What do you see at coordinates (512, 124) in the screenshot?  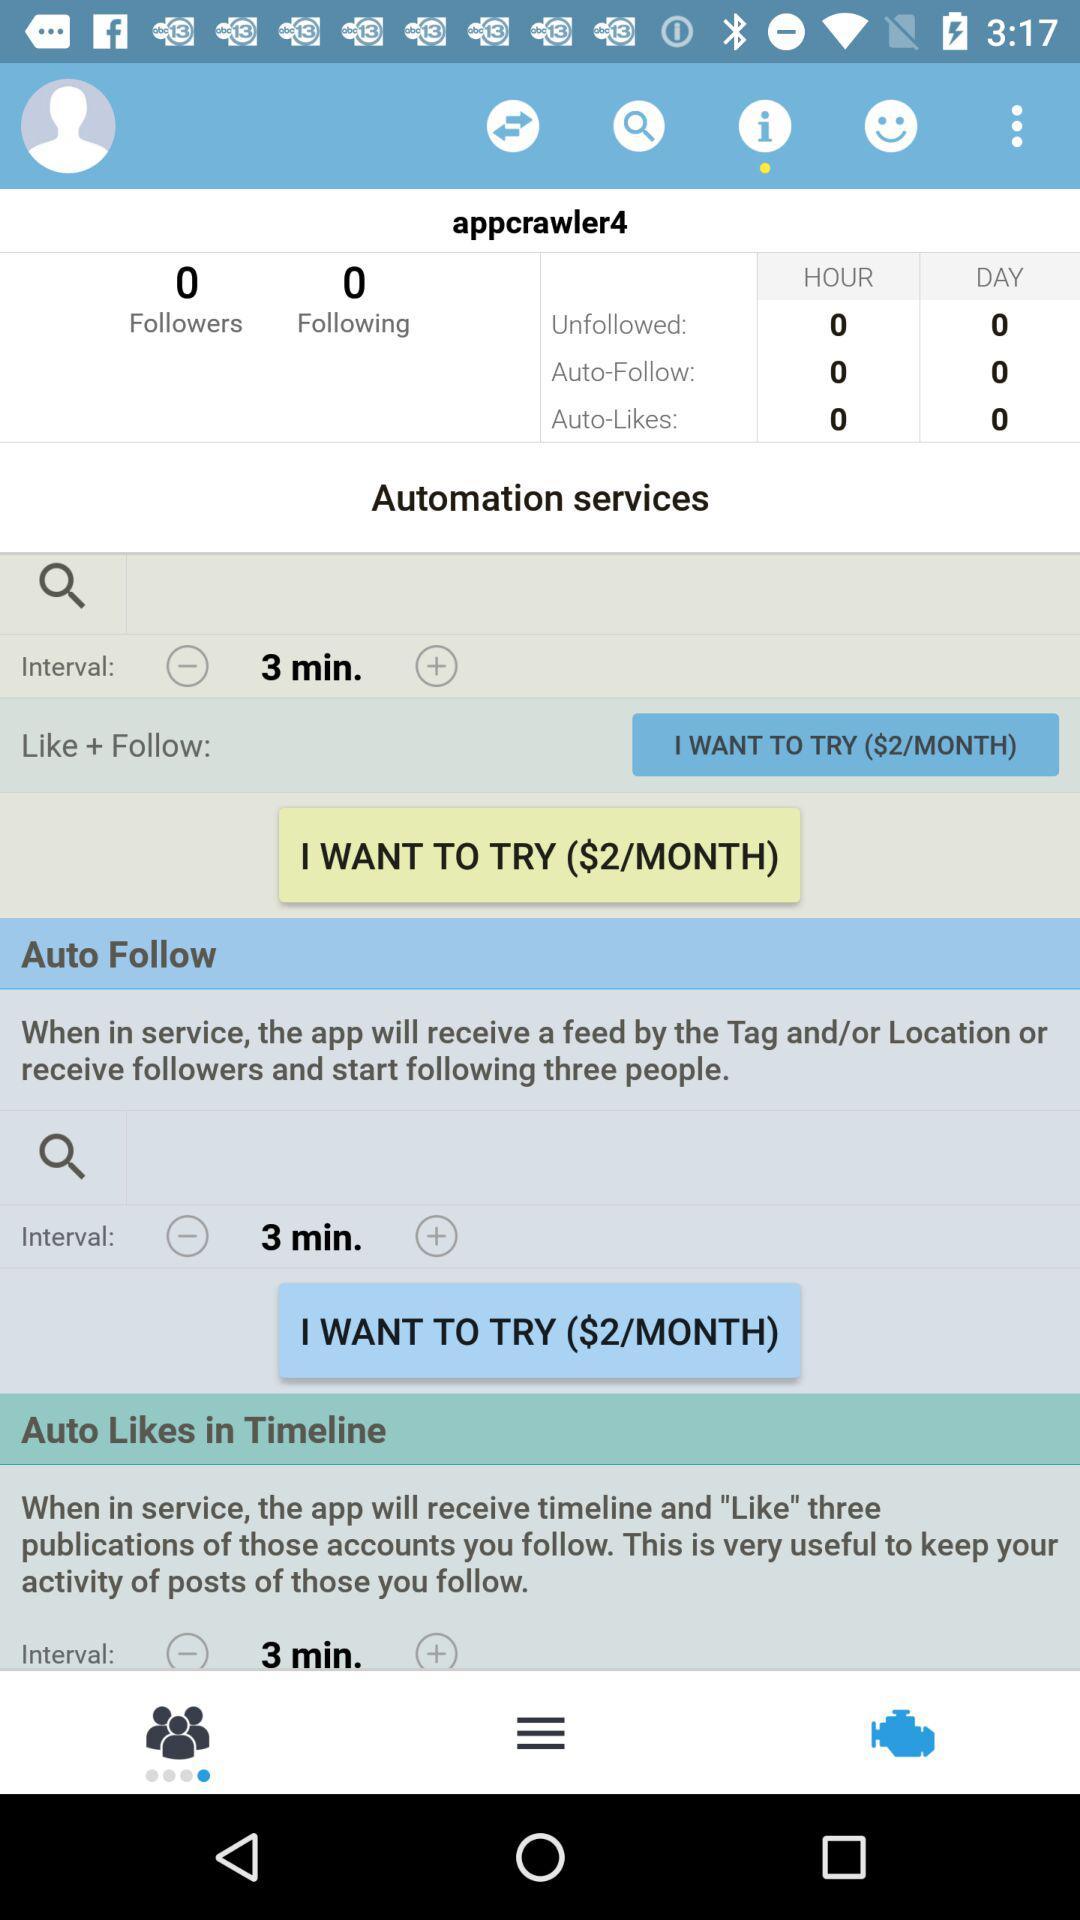 I see `choose random` at bounding box center [512, 124].